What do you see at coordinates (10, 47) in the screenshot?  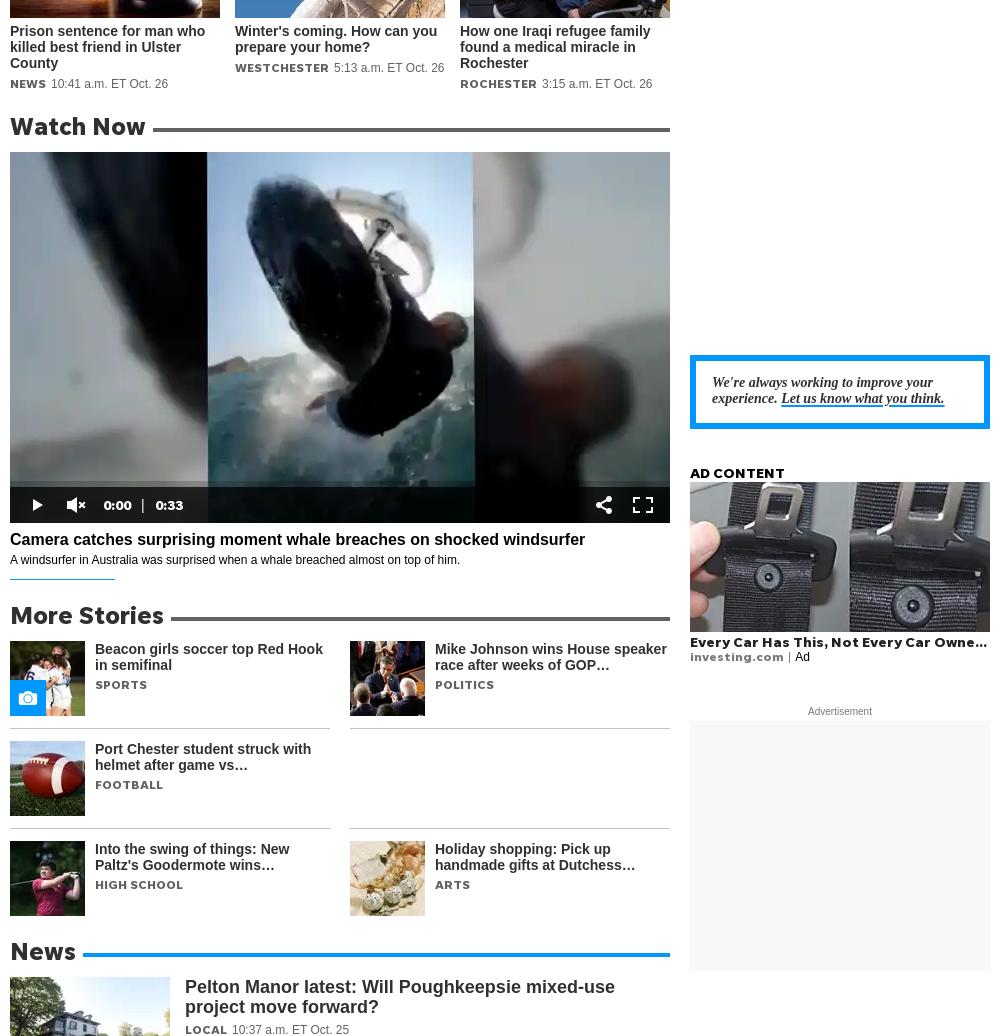 I see `'Prison sentence for man who killed best friend in Ulster County'` at bounding box center [10, 47].